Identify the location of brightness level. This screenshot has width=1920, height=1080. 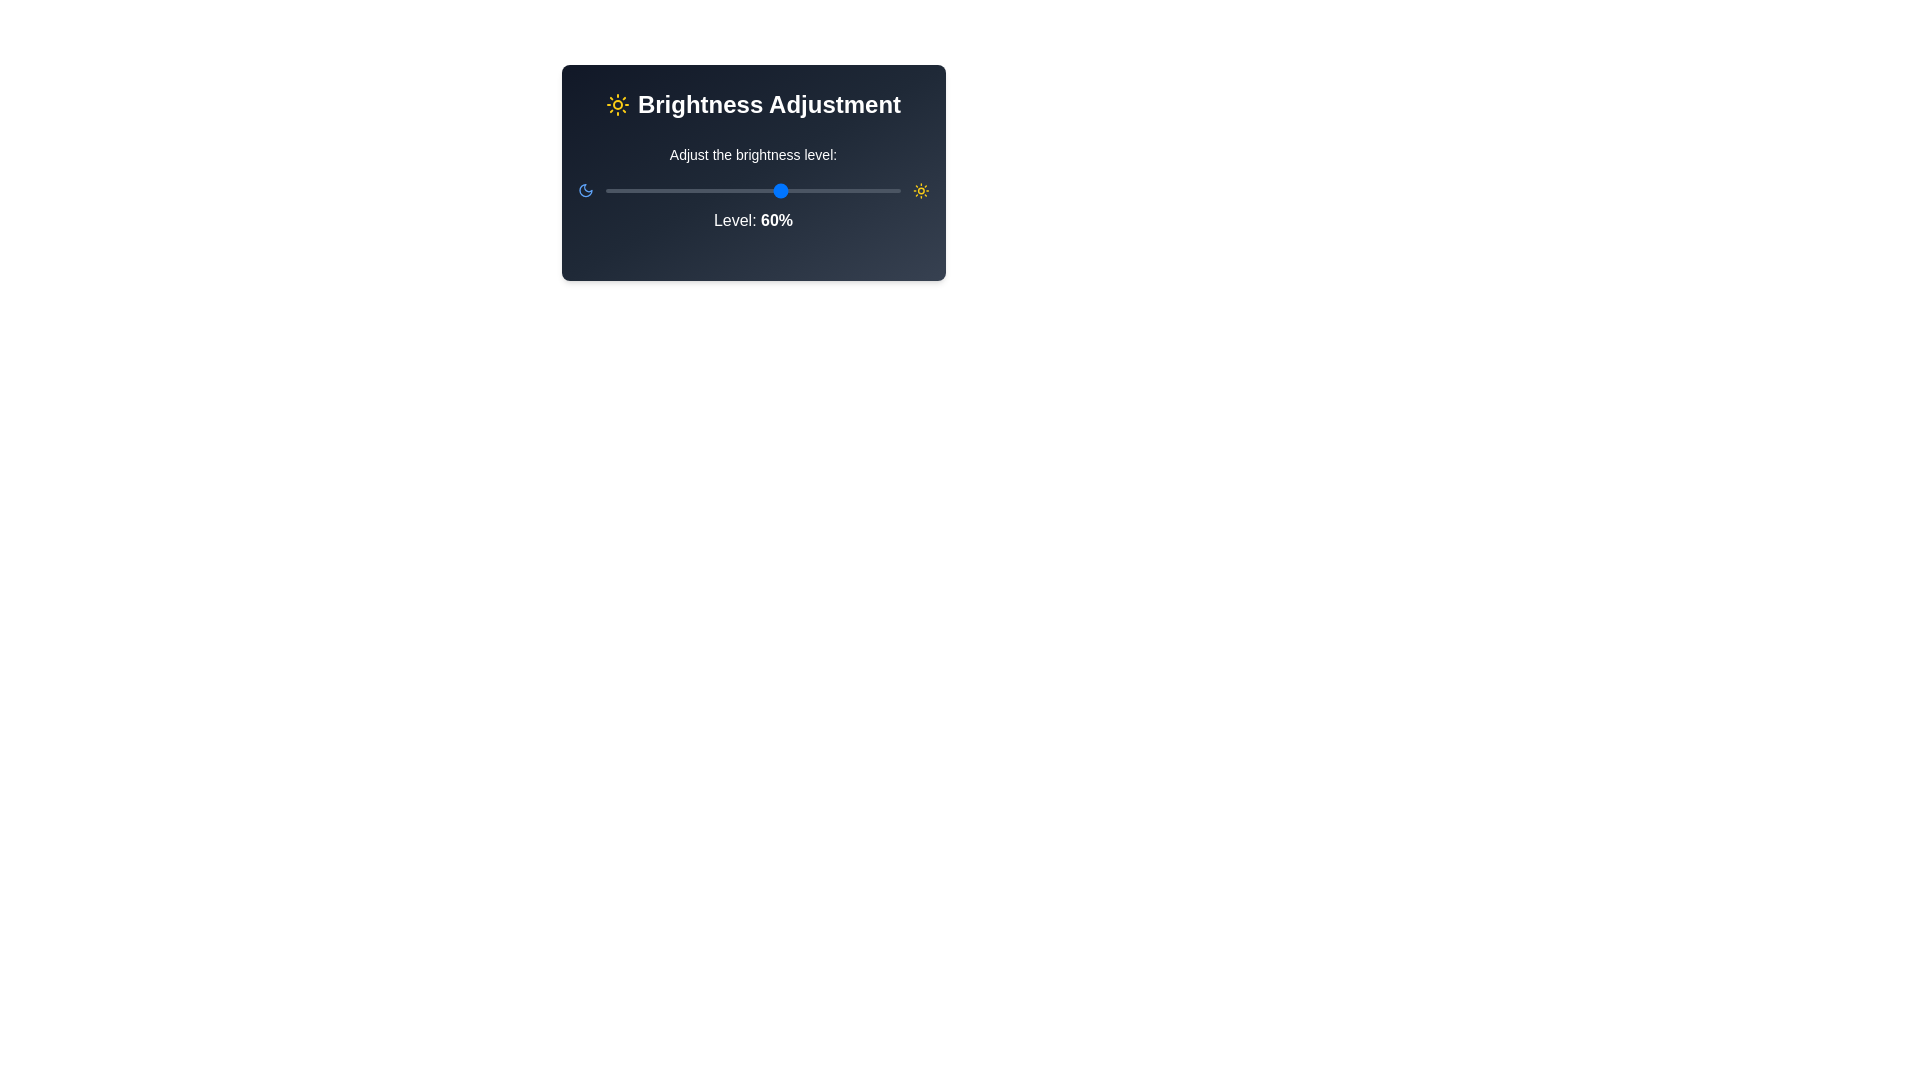
(835, 191).